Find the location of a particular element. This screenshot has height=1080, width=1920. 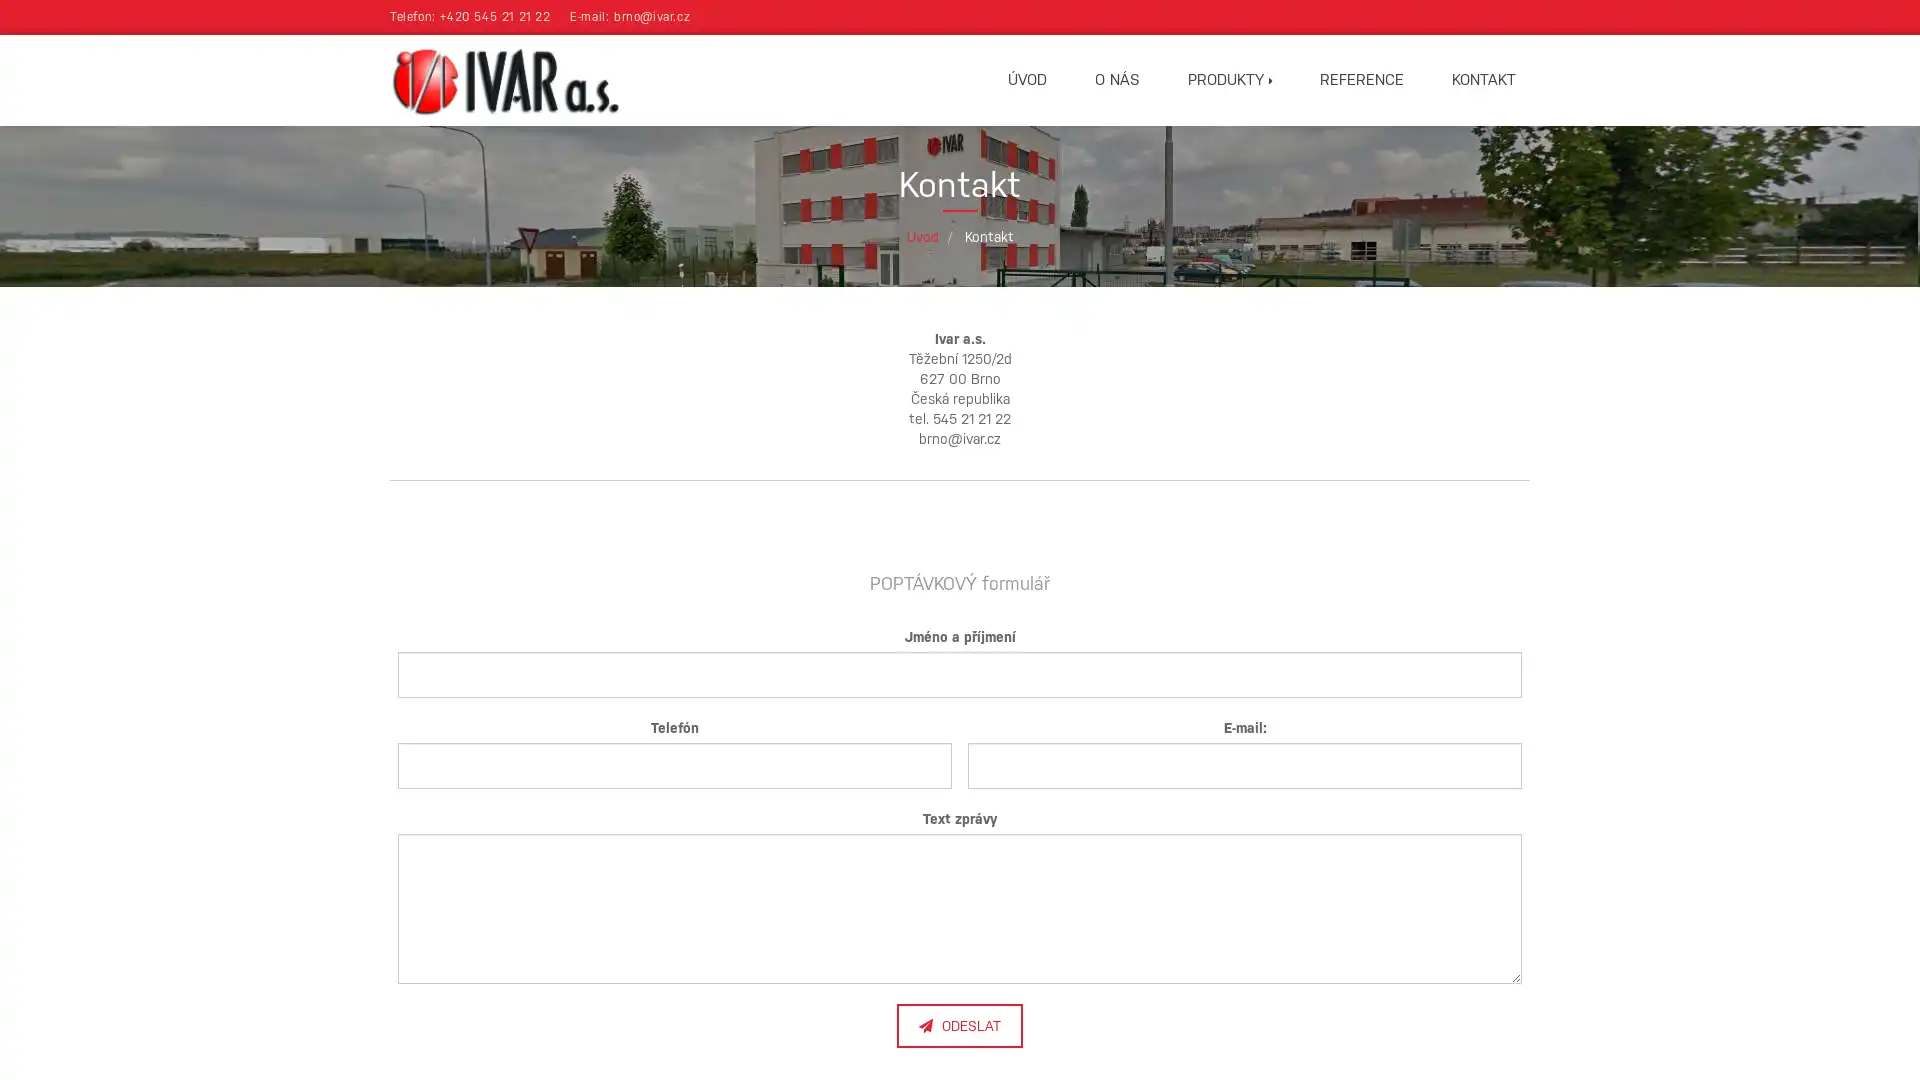

ODESLAT is located at coordinates (960, 1025).